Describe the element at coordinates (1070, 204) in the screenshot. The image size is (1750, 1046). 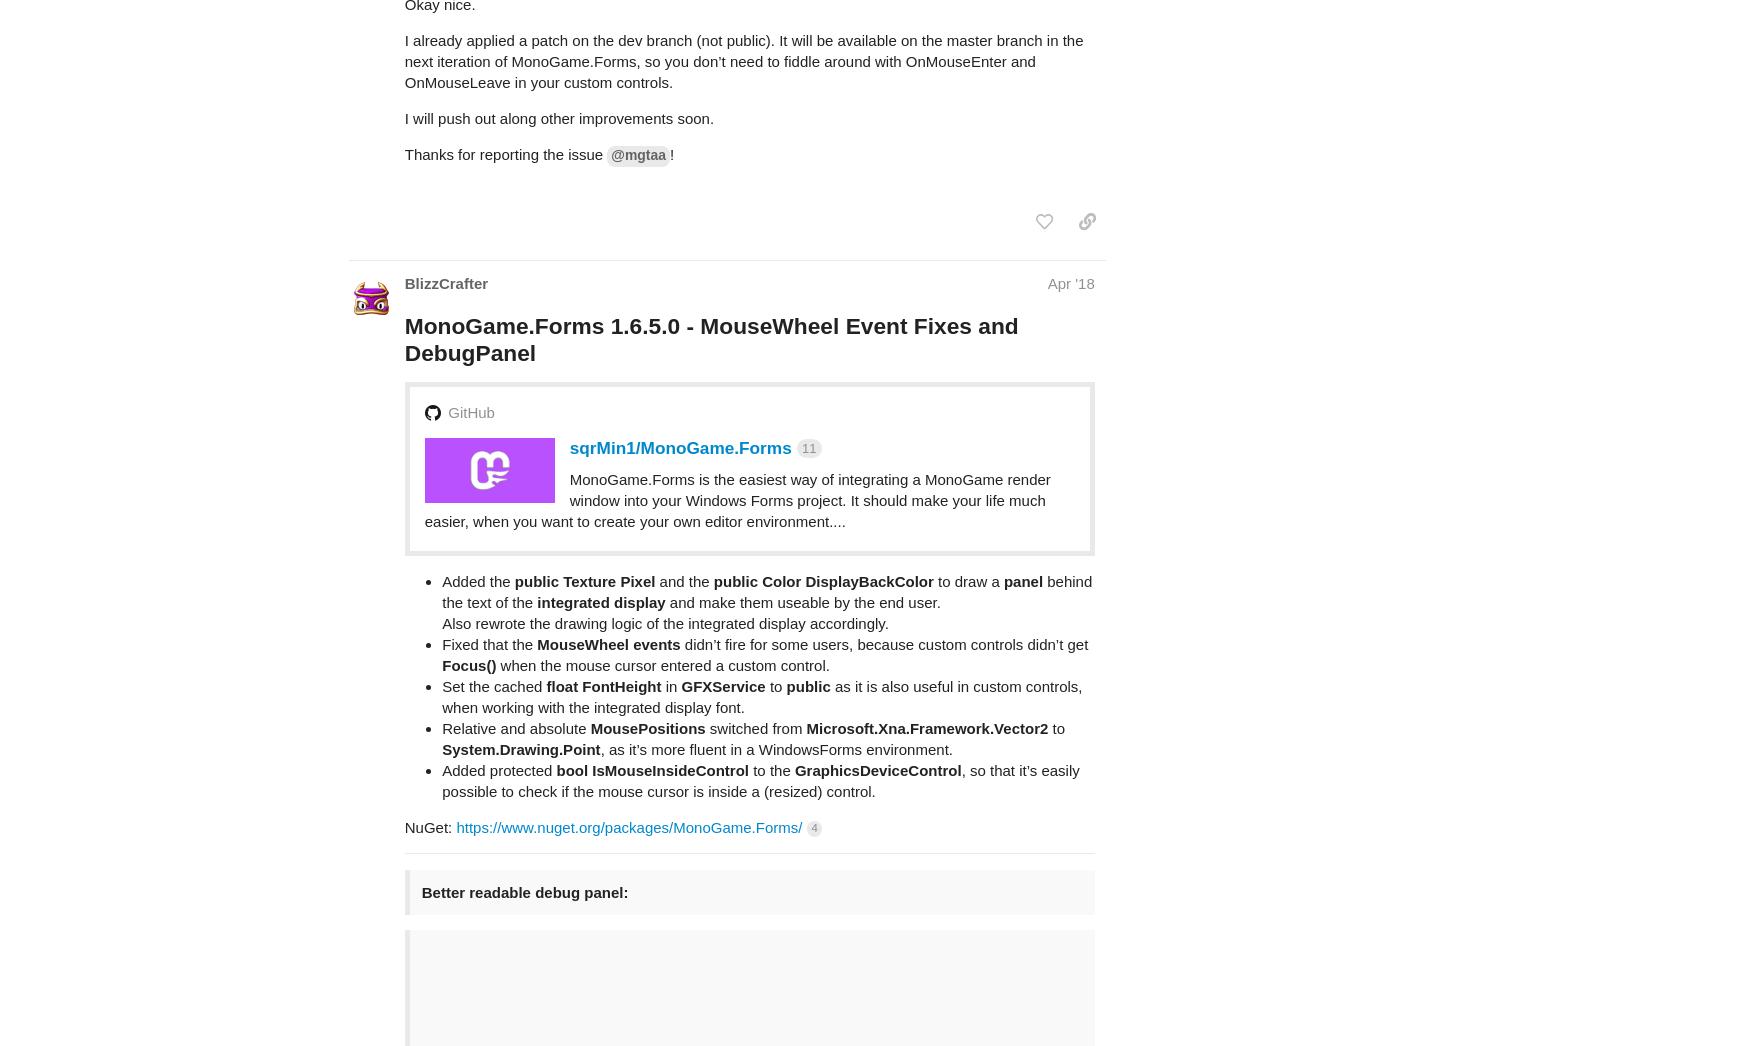
I see `'Apr '18'` at that location.